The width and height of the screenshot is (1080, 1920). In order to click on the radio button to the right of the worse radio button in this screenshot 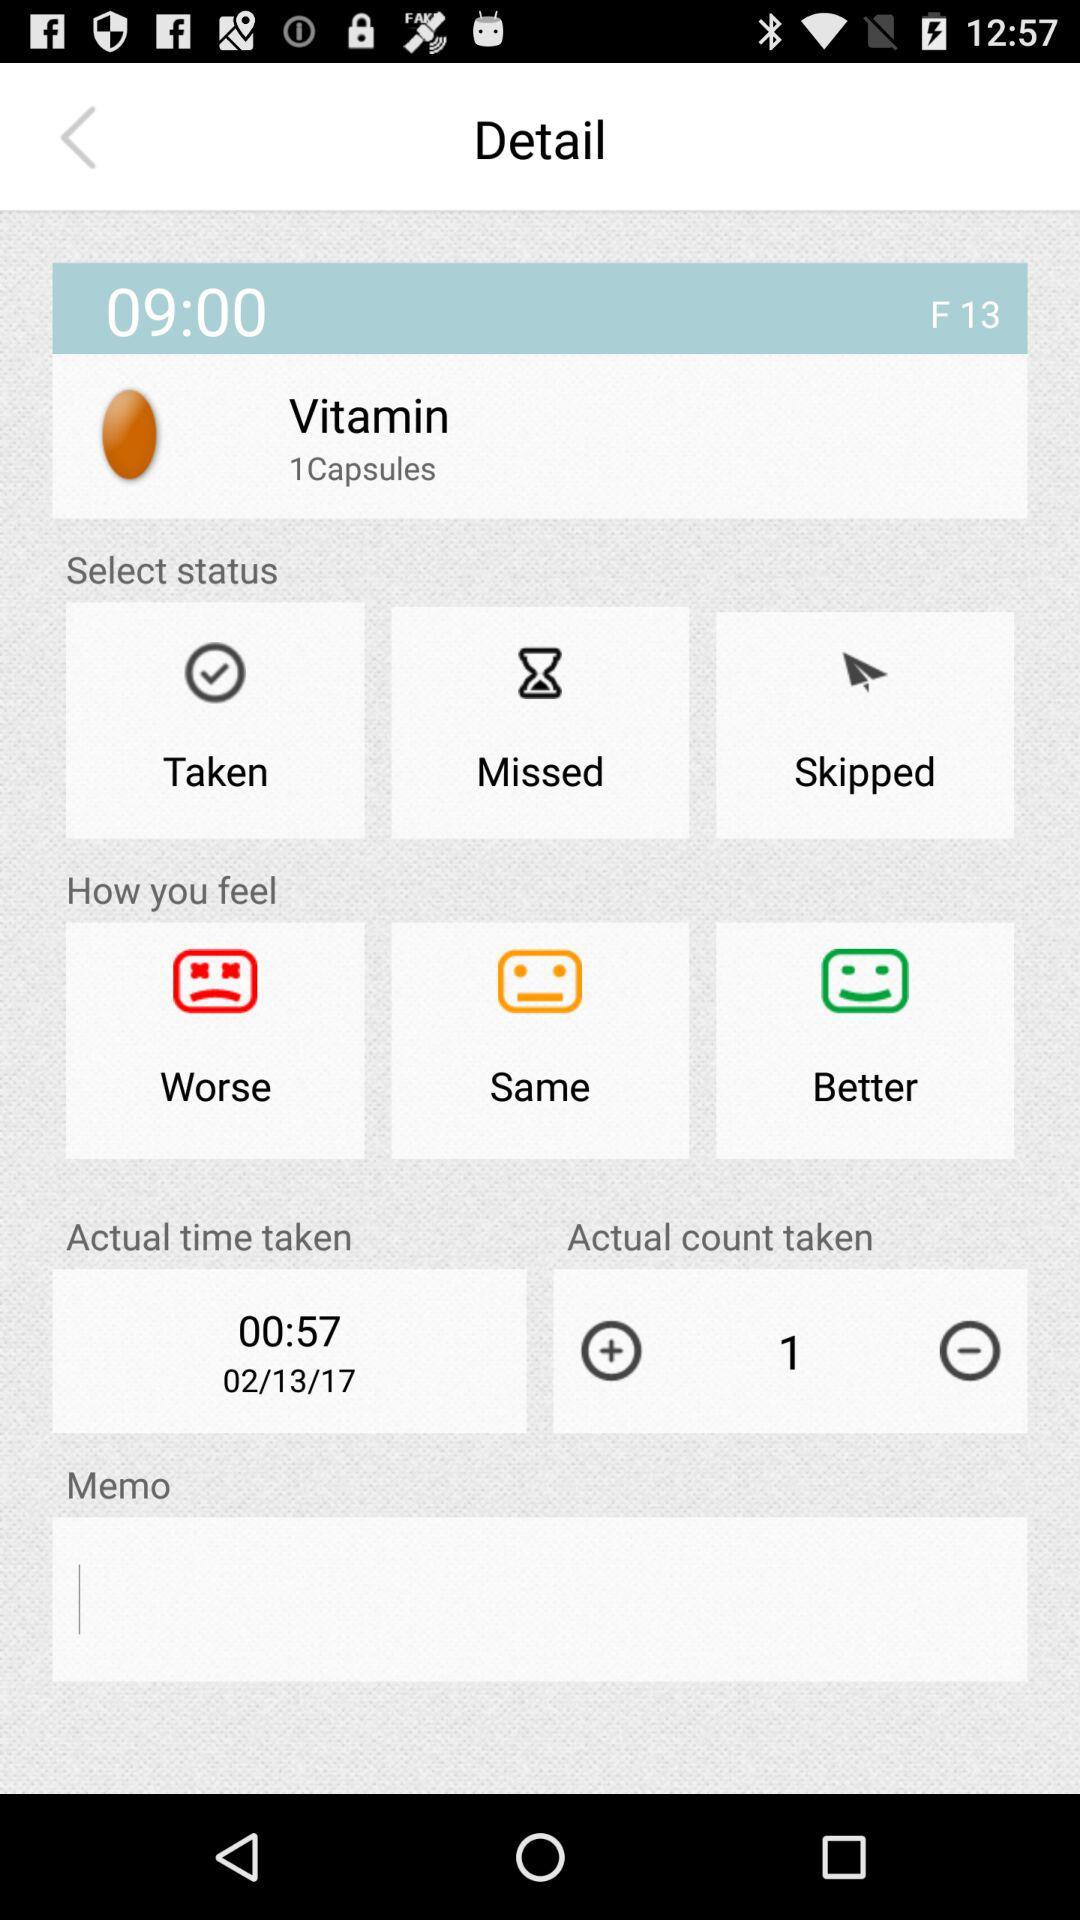, I will do `click(540, 1040)`.